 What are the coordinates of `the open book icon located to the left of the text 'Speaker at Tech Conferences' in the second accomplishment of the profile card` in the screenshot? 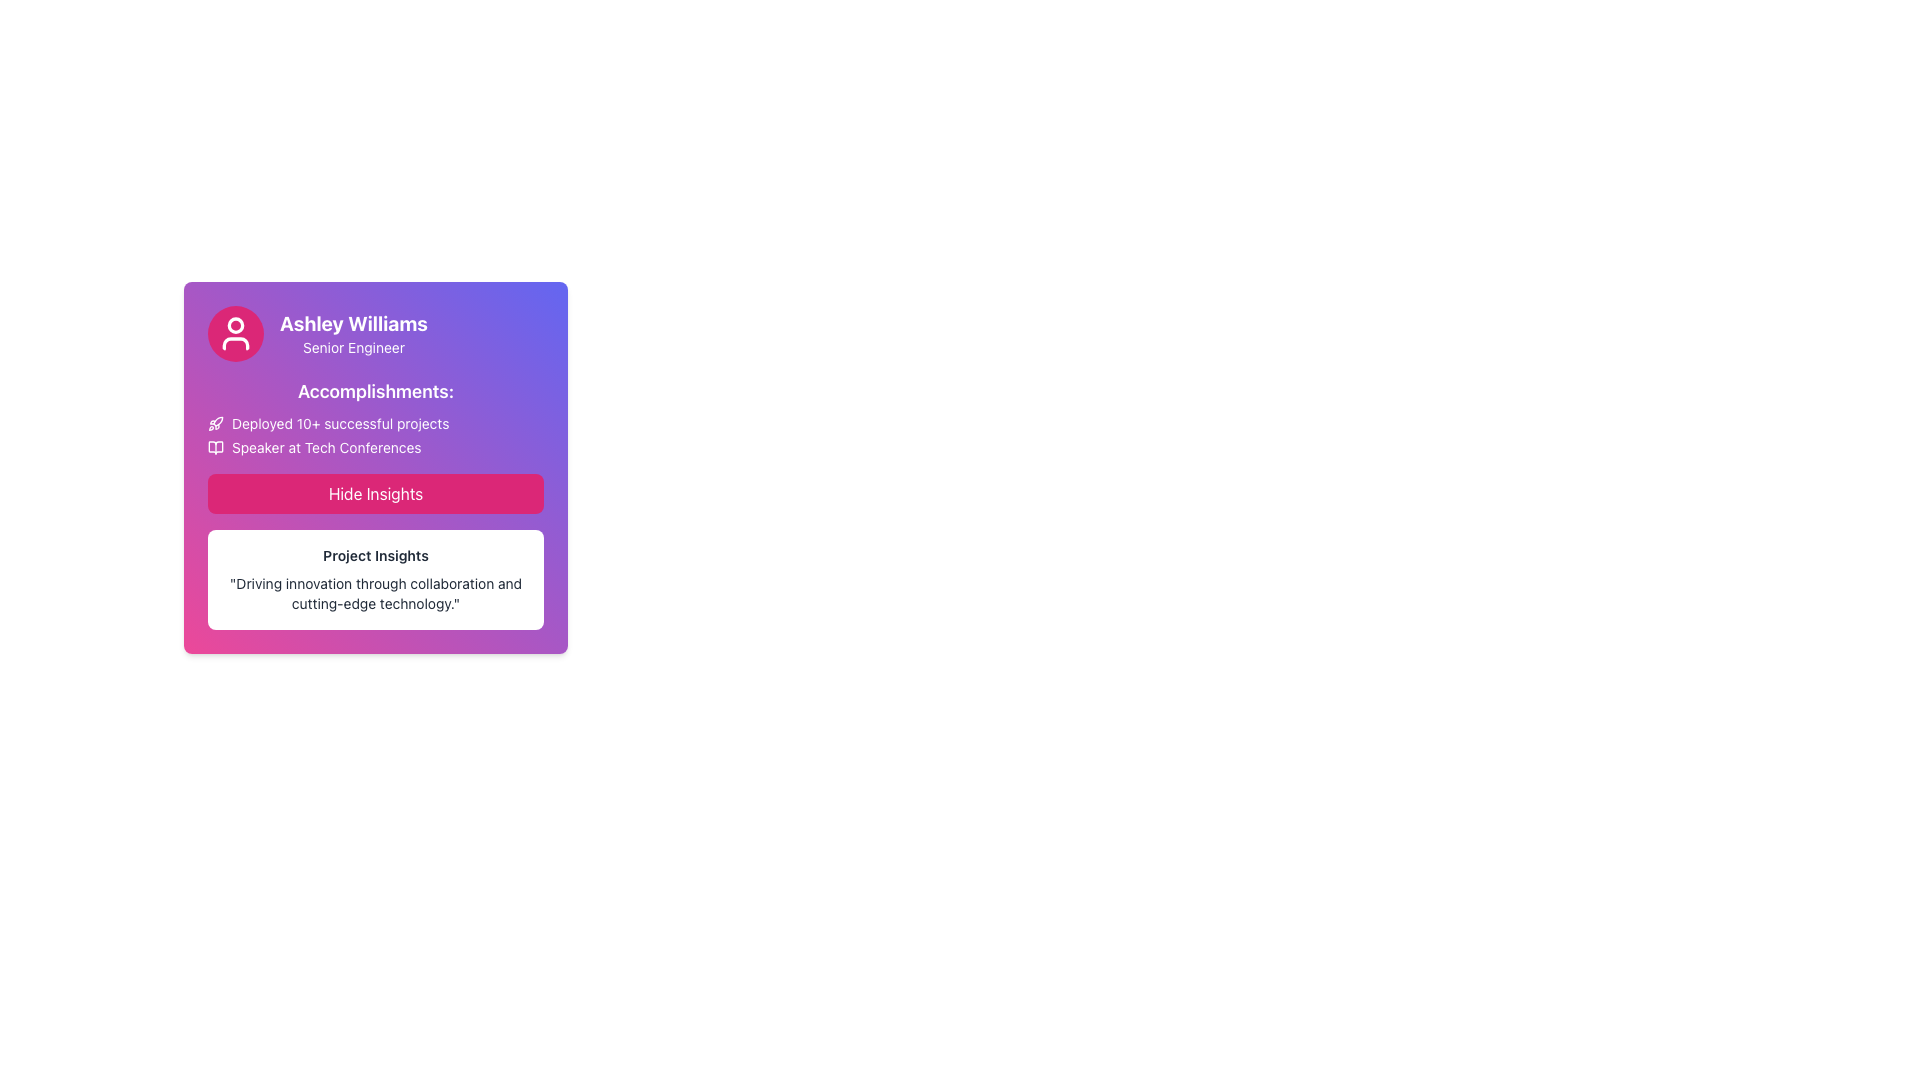 It's located at (216, 446).